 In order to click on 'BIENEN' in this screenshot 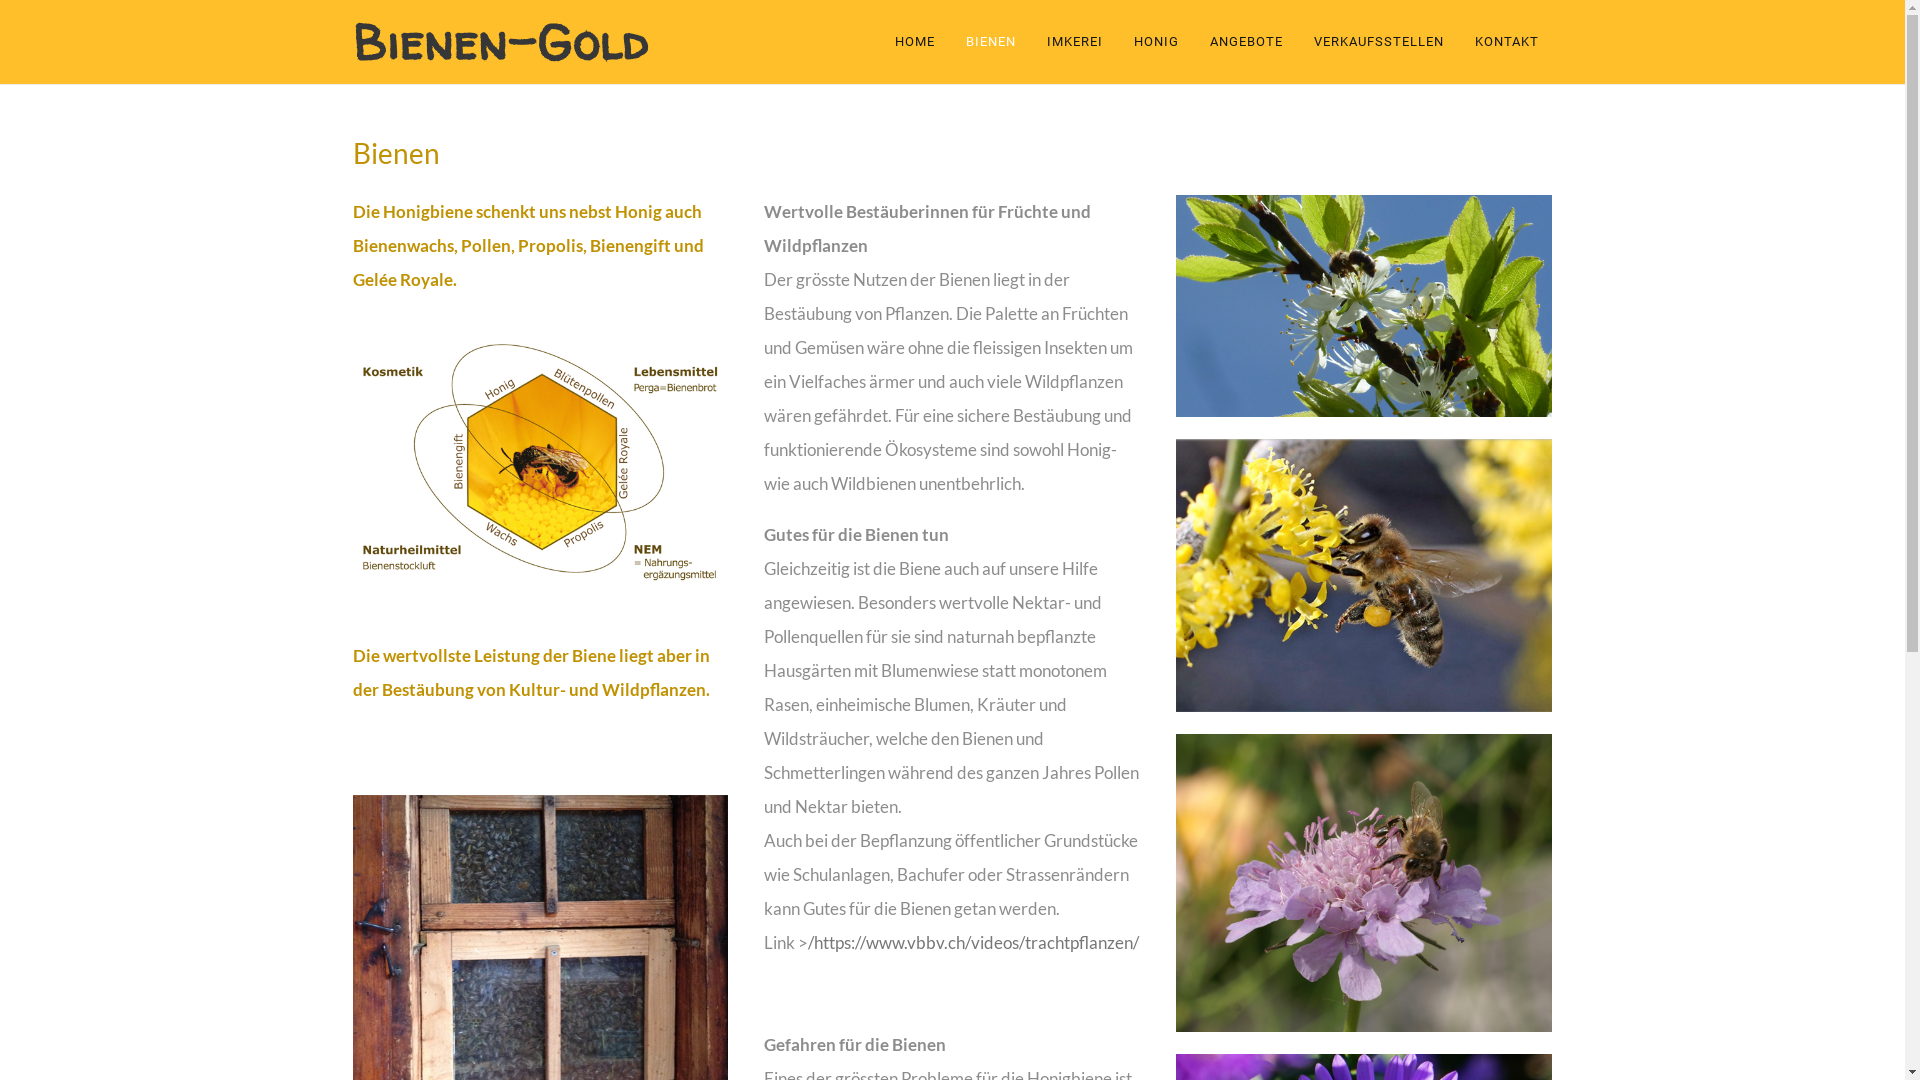, I will do `click(990, 42)`.